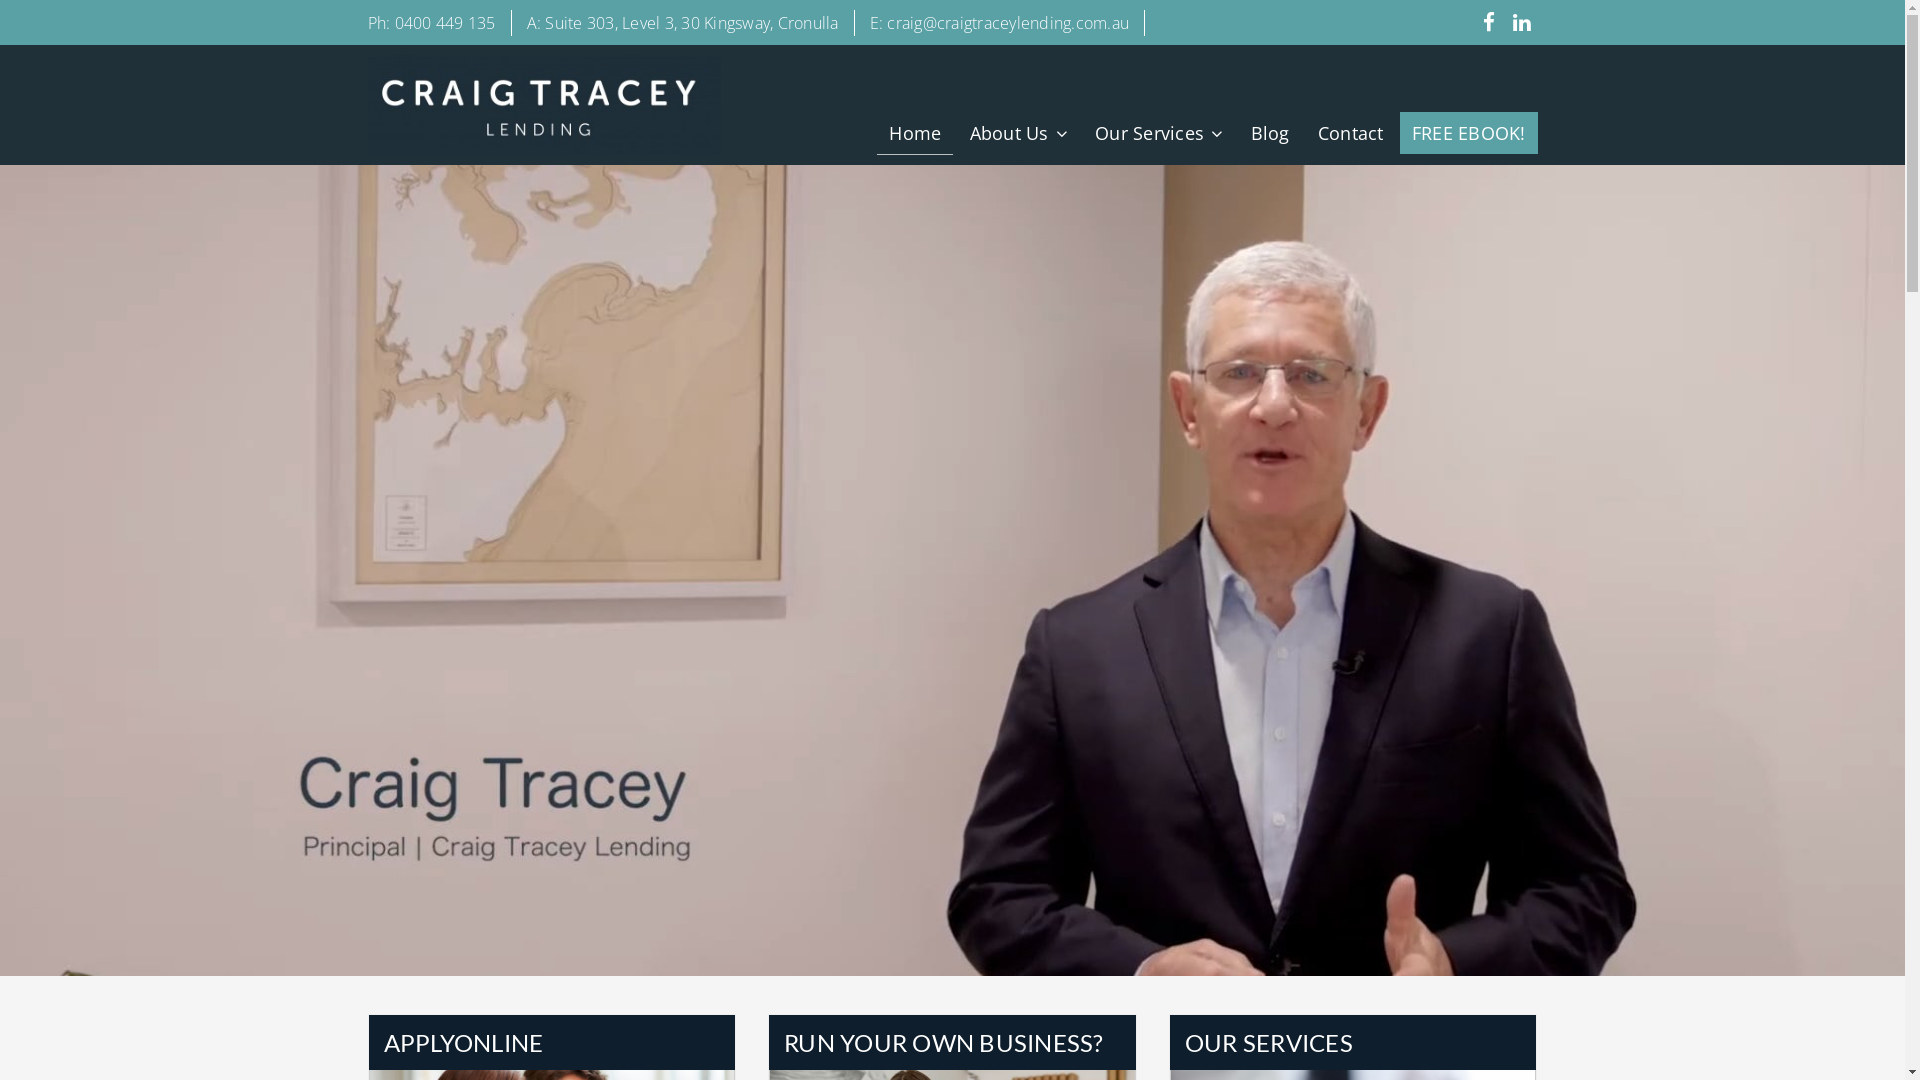 This screenshot has height=1080, width=1920. I want to click on 'Join us on Linked-In', so click(1521, 24).